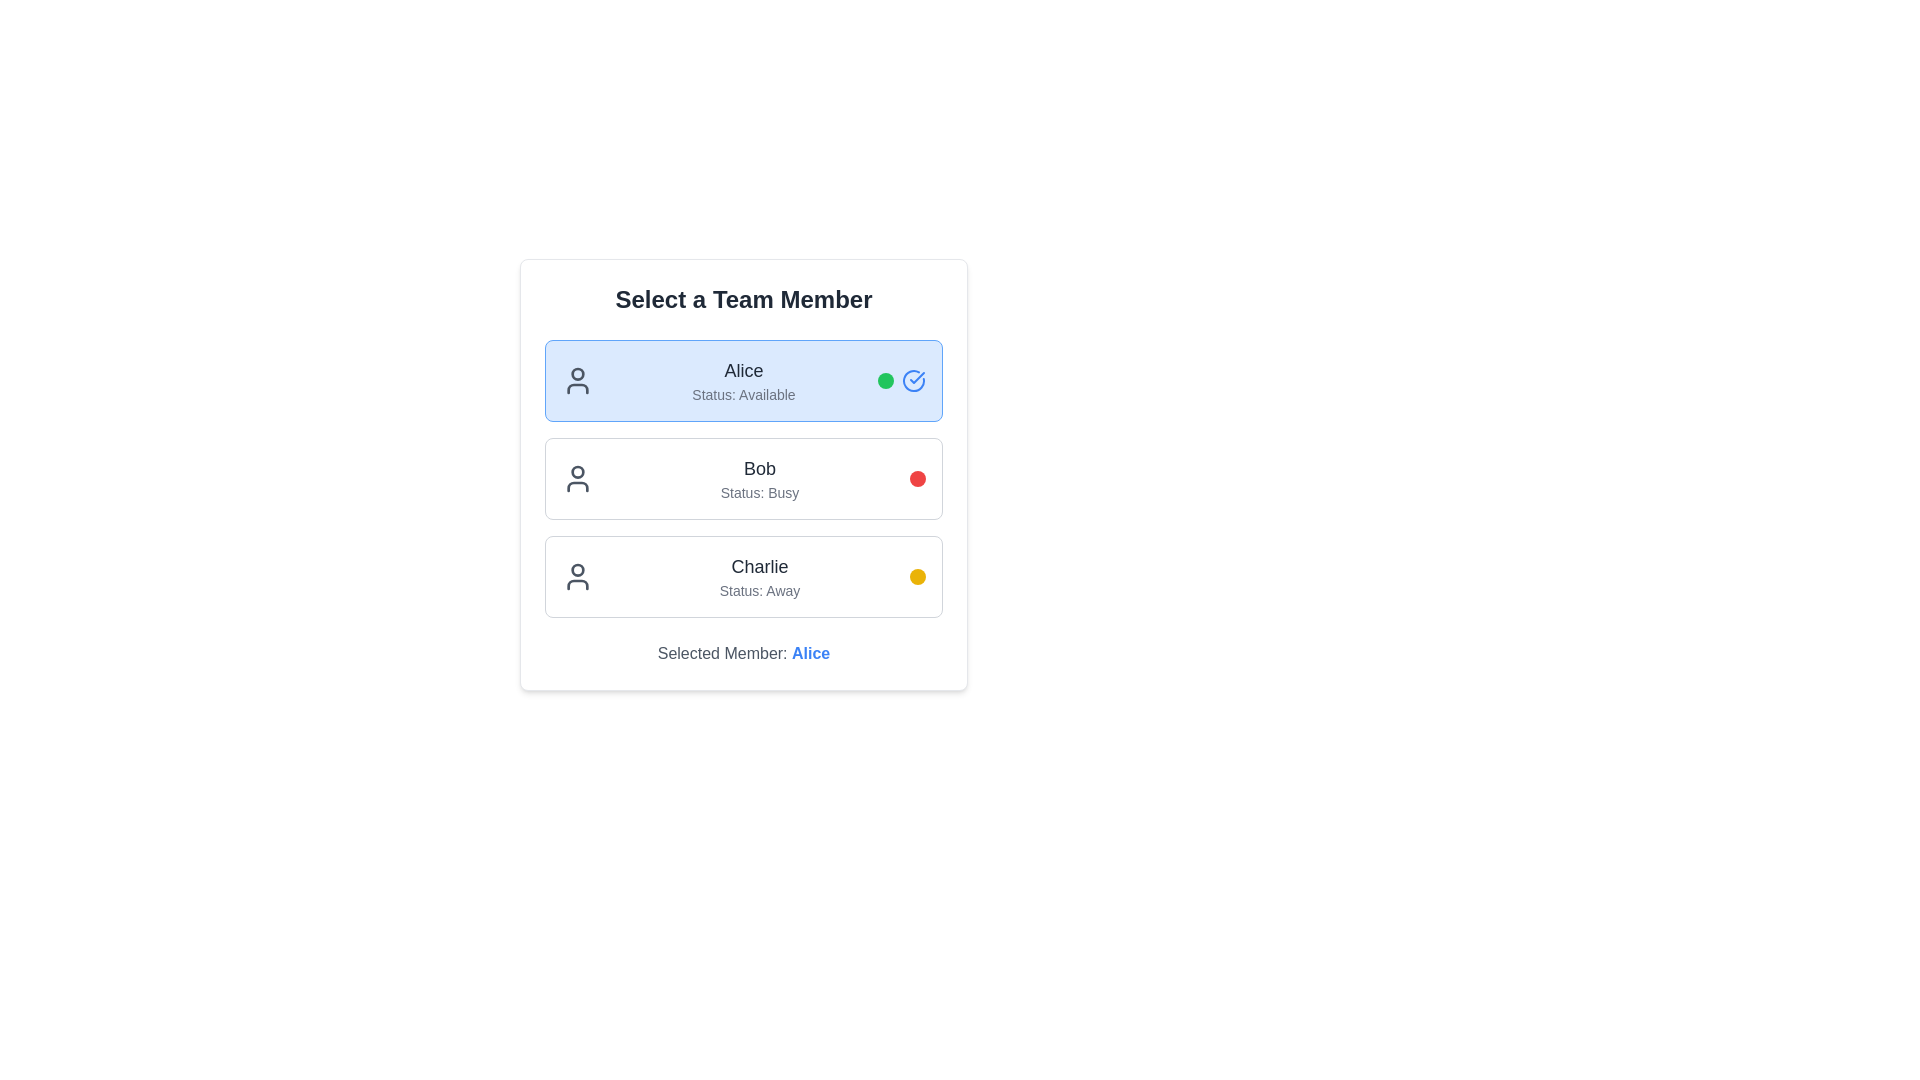  What do you see at coordinates (743, 474) in the screenshot?
I see `a team member in the Interactive panel` at bounding box center [743, 474].